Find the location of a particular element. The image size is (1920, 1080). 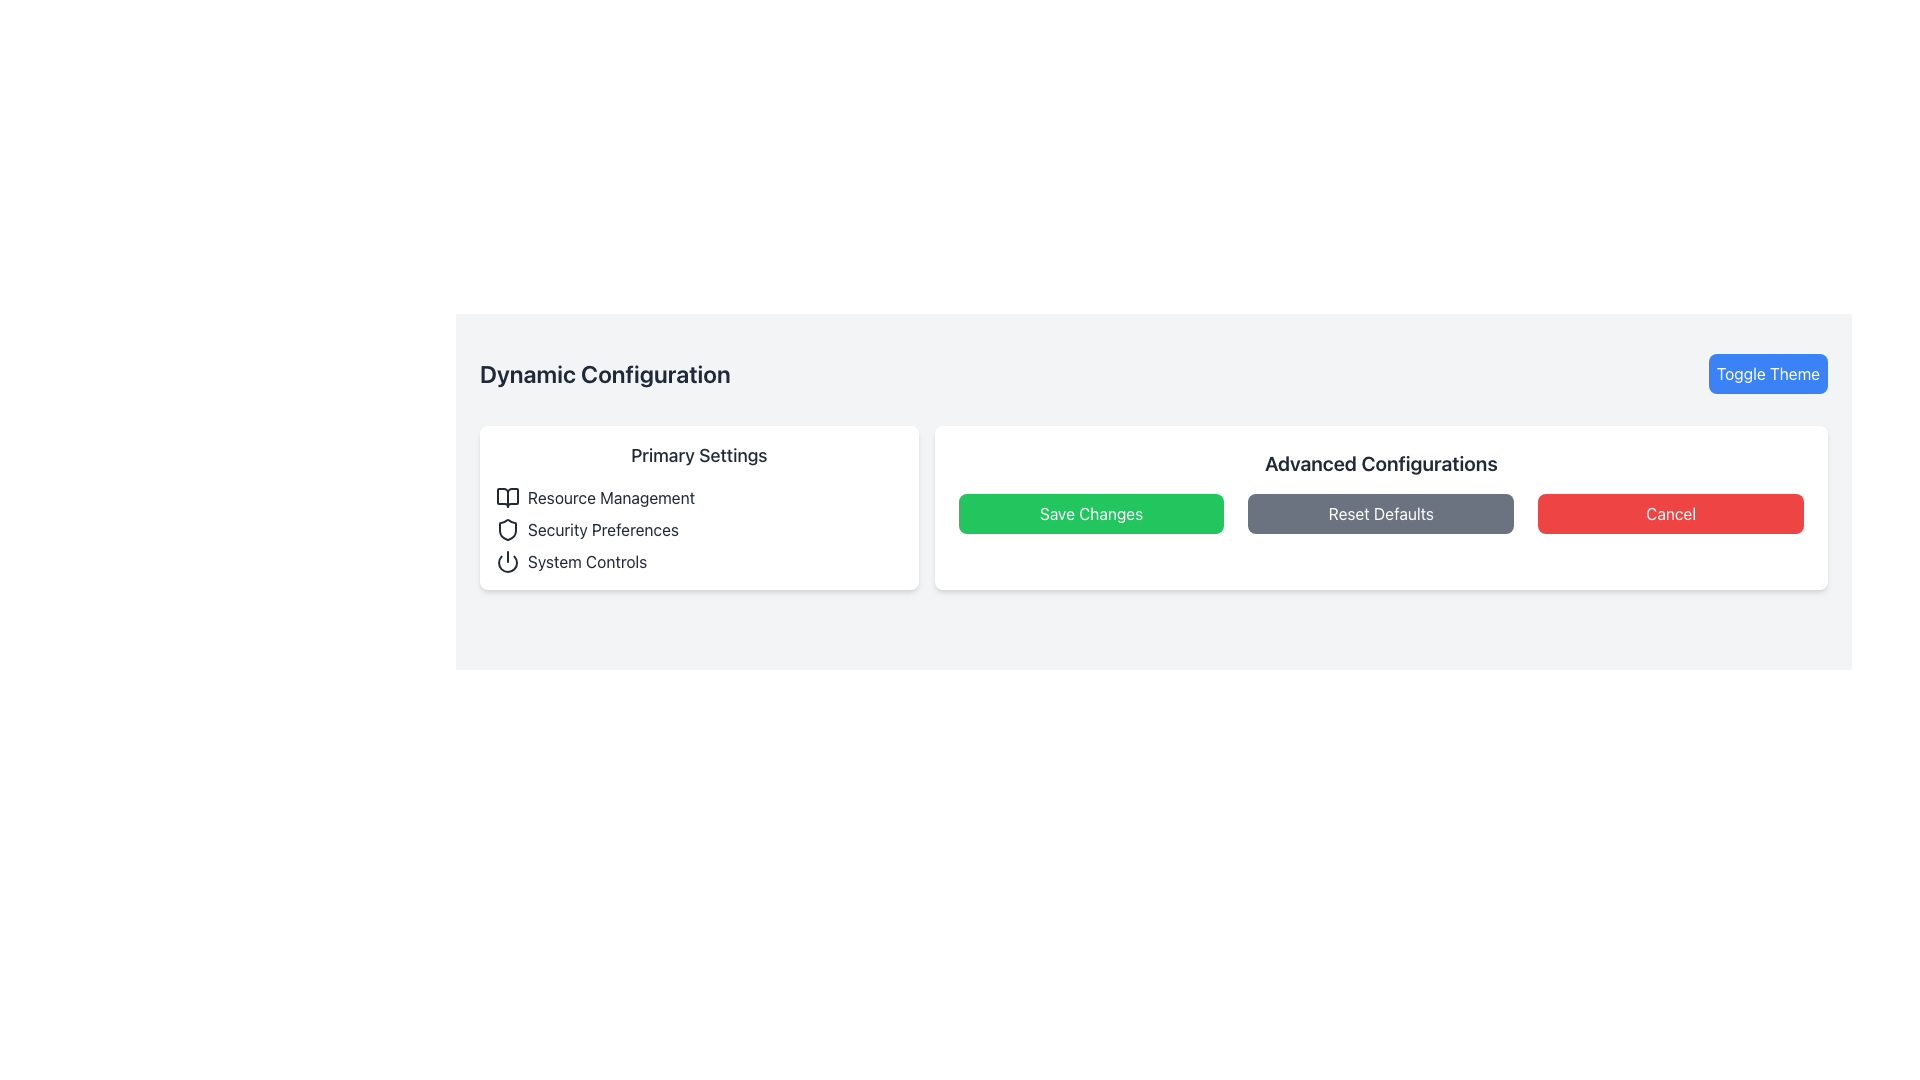

the red 'Cancel' button with white text, located in the 'Advanced Configurations' panel is located at coordinates (1671, 512).